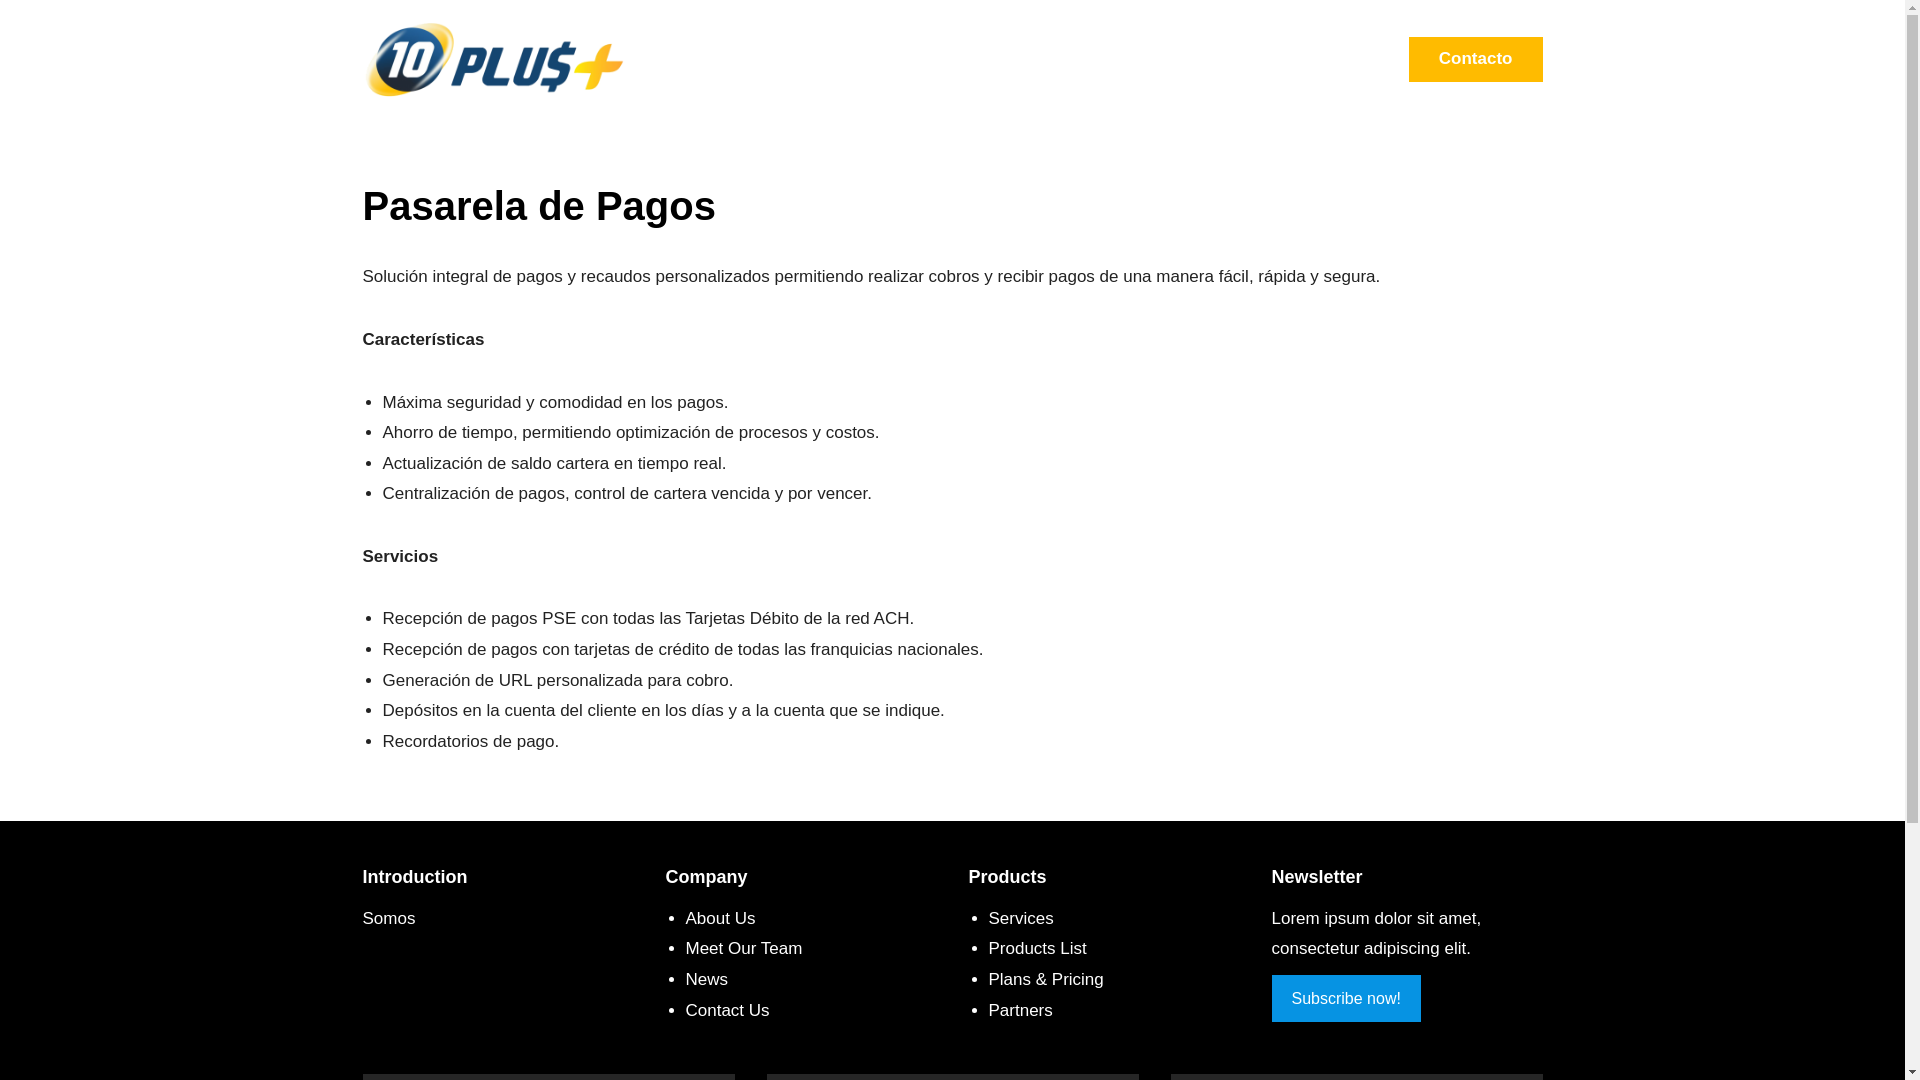 The image size is (1920, 1080). What do you see at coordinates (1271, 998) in the screenshot?
I see `'Subscribe now!'` at bounding box center [1271, 998].